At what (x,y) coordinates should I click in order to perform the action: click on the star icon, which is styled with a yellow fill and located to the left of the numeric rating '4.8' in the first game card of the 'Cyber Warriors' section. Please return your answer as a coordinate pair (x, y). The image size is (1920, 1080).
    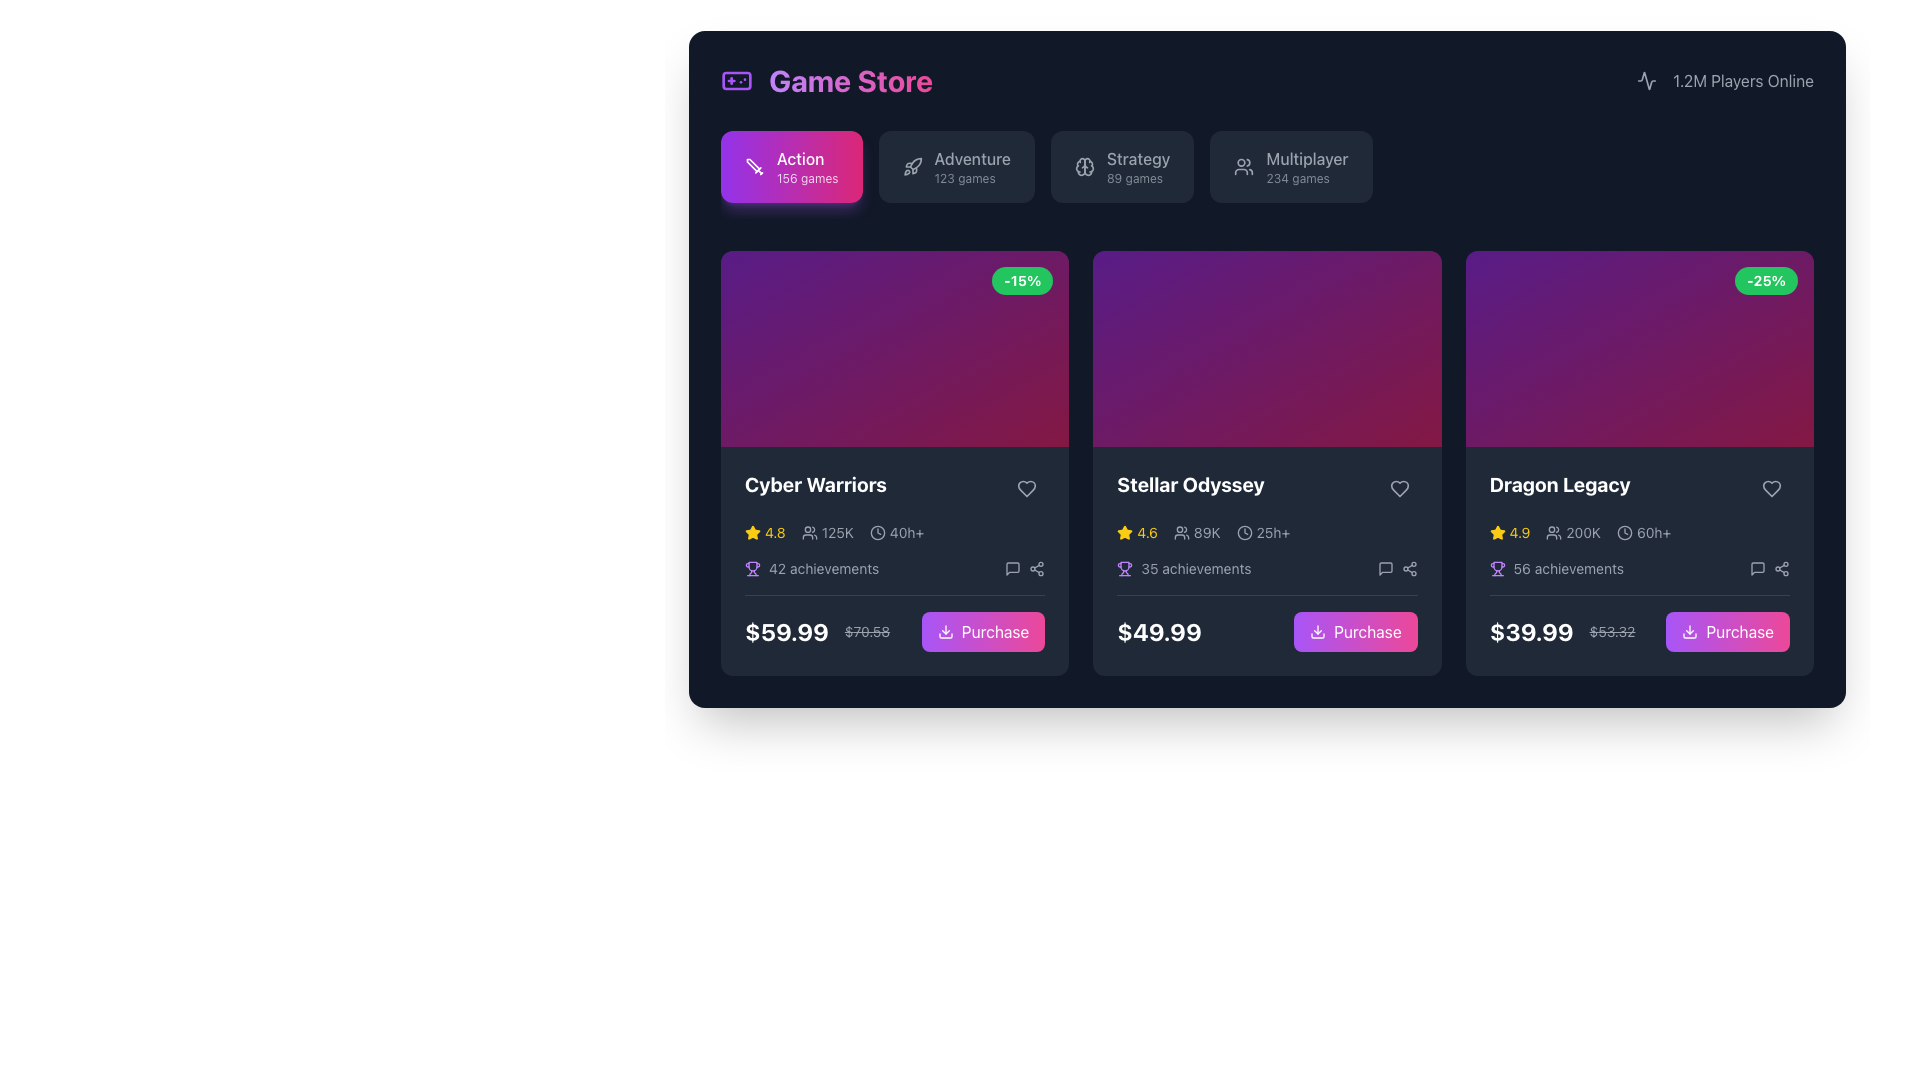
    Looking at the image, I should click on (752, 531).